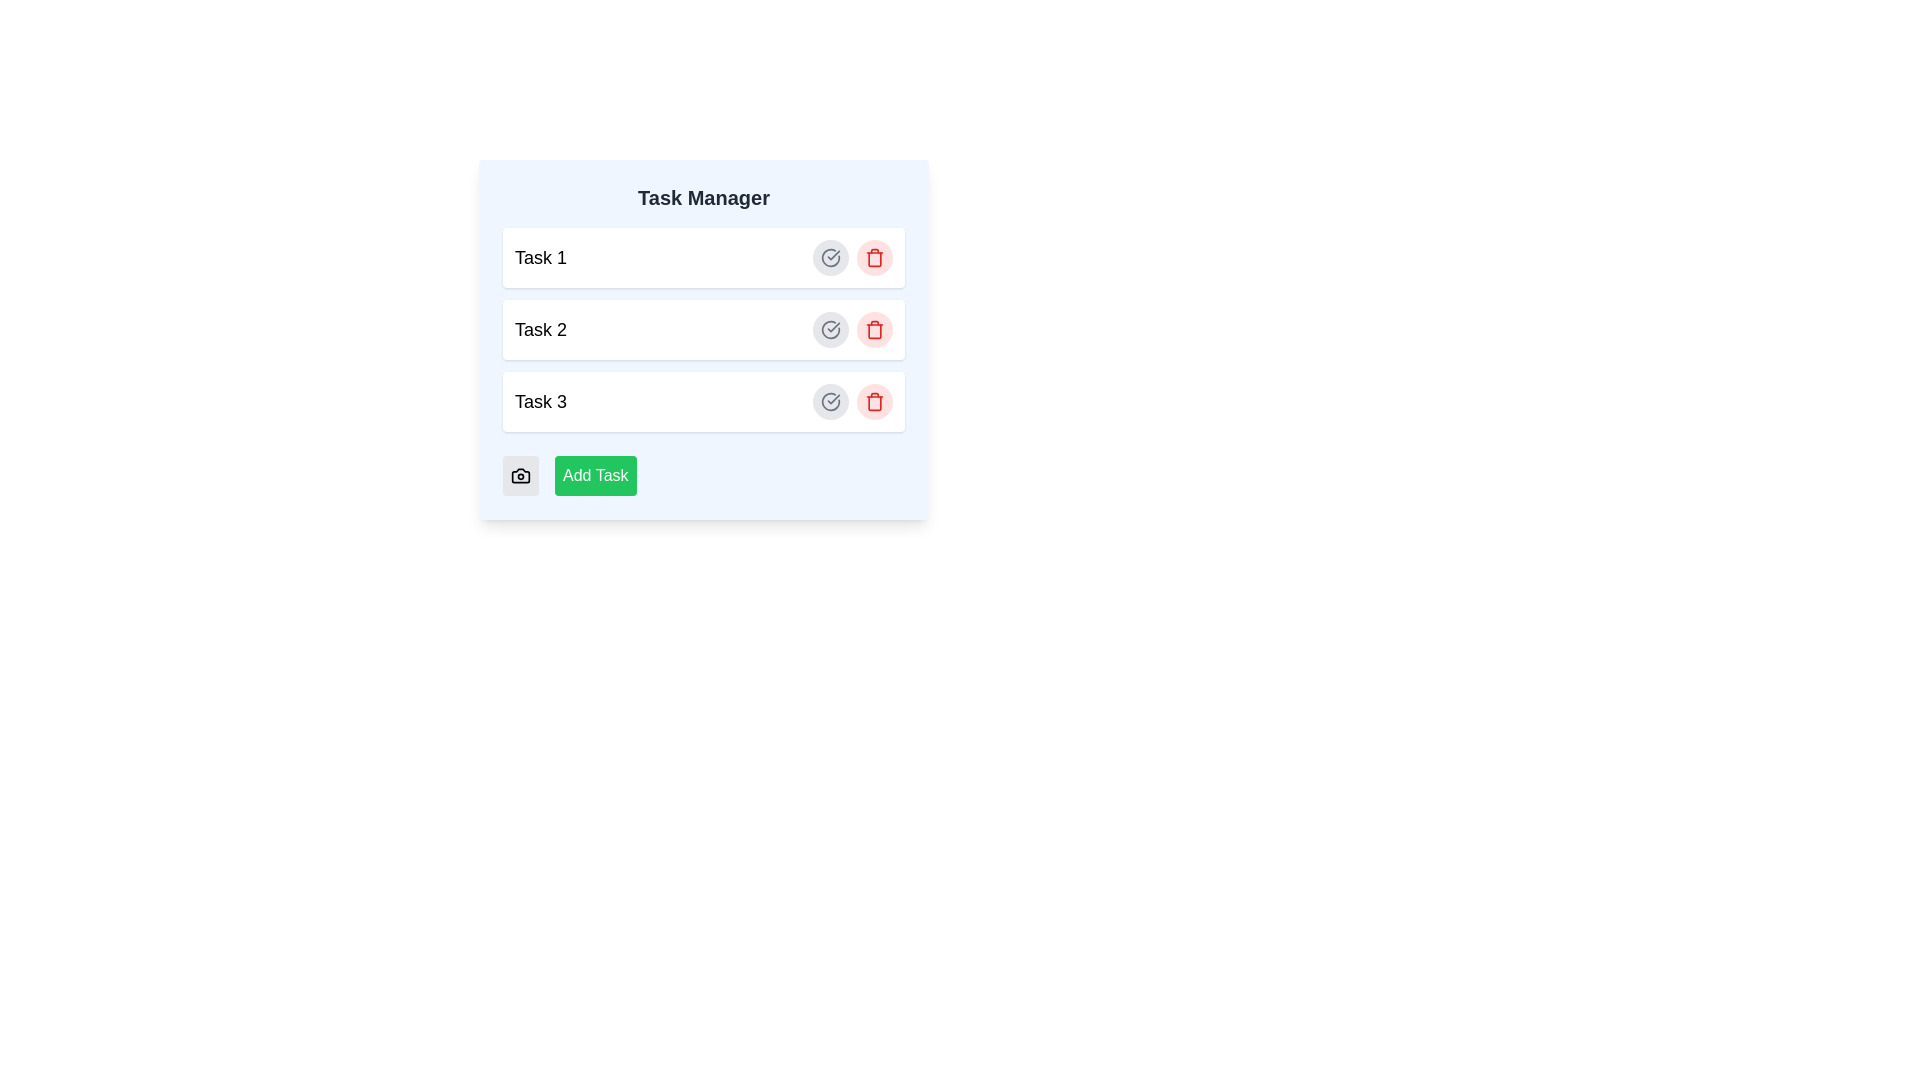 This screenshot has width=1920, height=1080. I want to click on the camera-related feature button located at the bottom-left corner of the 'Task Manager' interface, so click(521, 475).